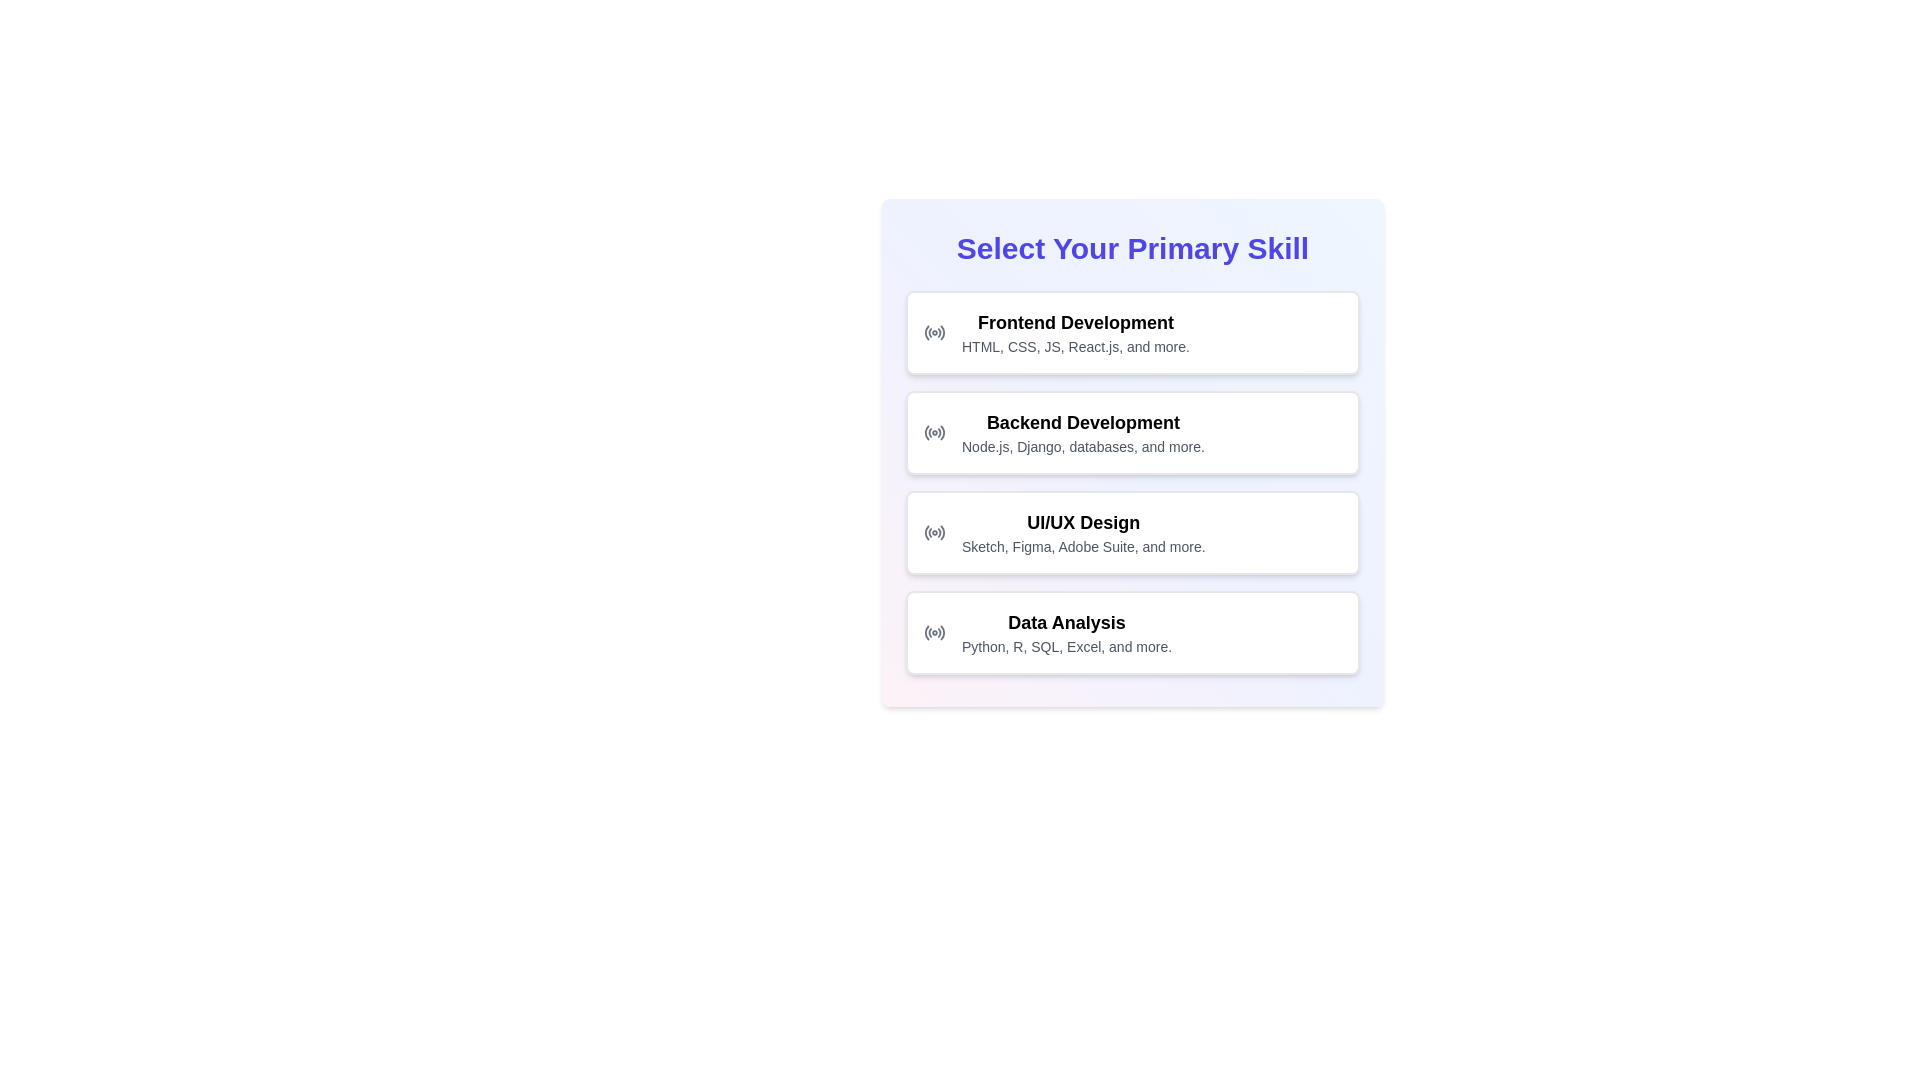  What do you see at coordinates (941, 632) in the screenshot?
I see `the curved line element that is part of the SVG graphic in the 'Data Analysis' section, styled like a radio wave indicator` at bounding box center [941, 632].